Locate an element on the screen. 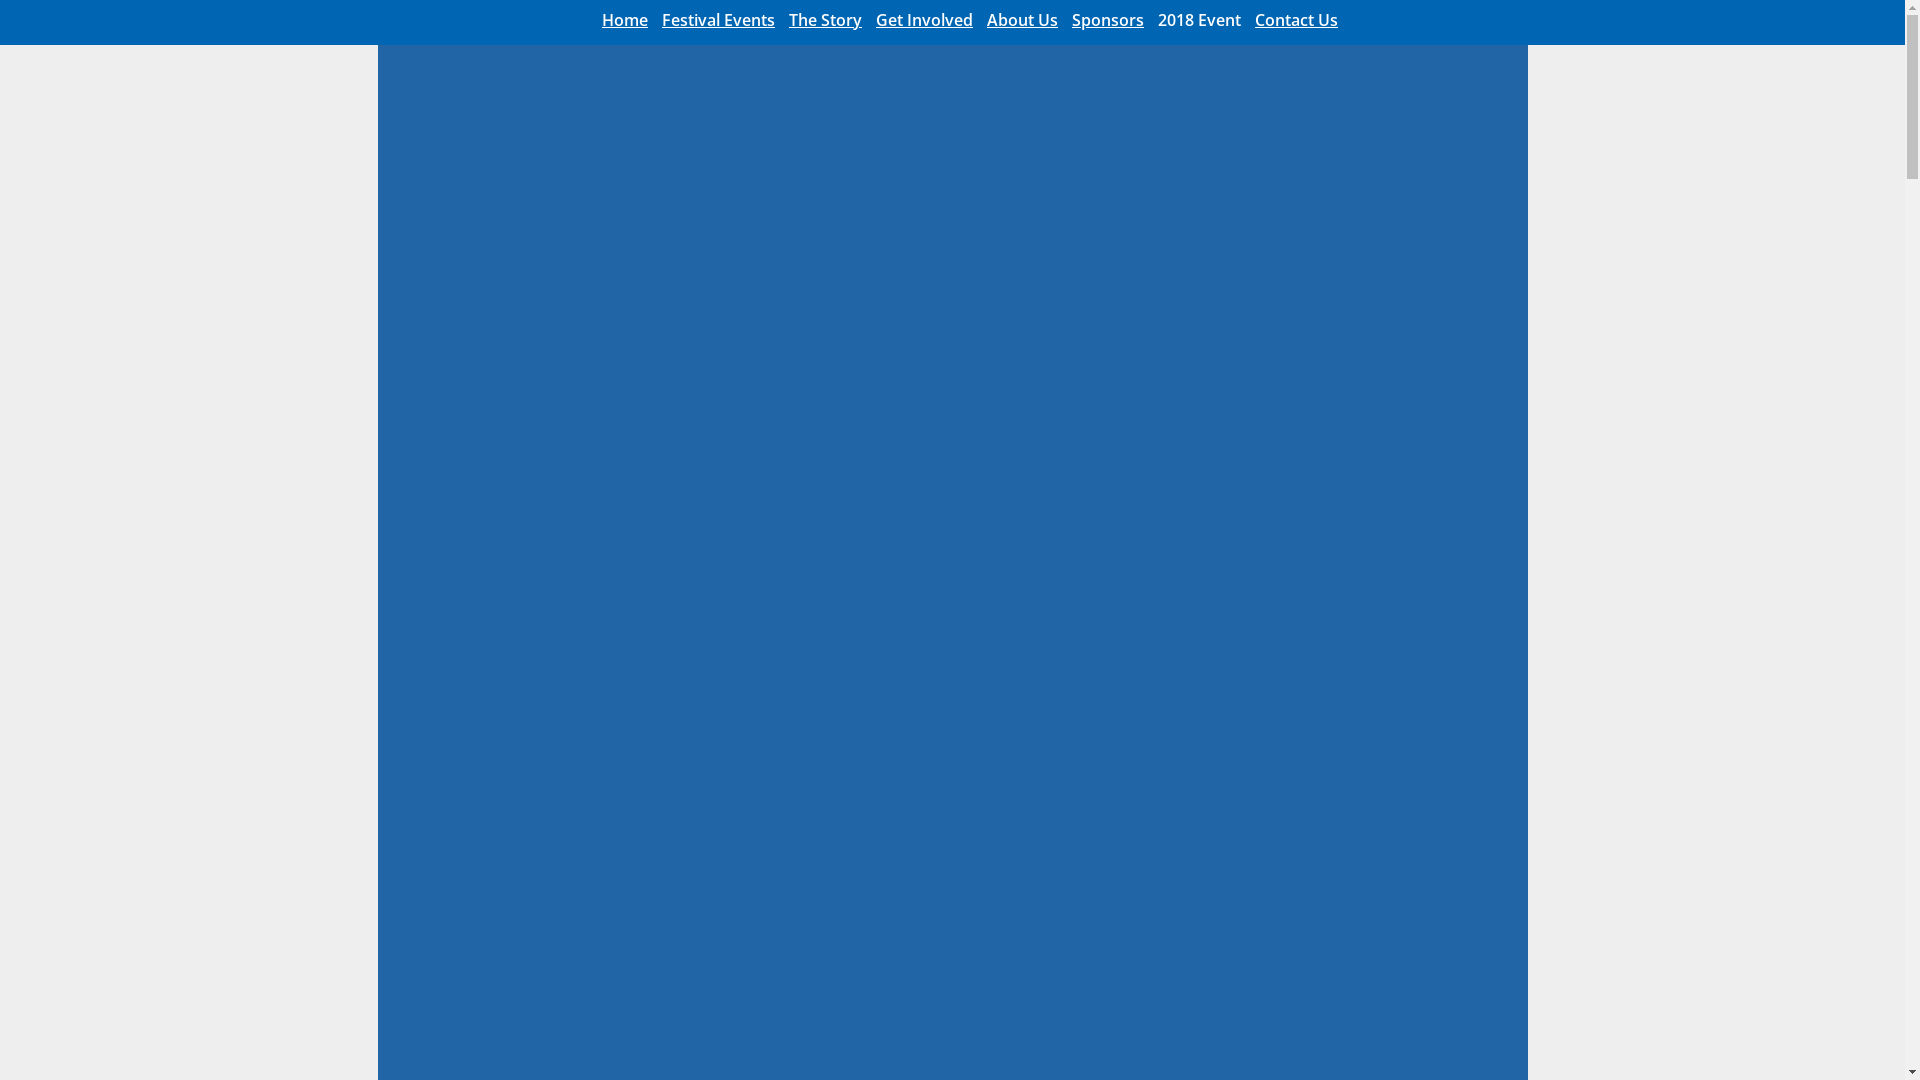 This screenshot has width=1920, height=1080. 'Skip to primary navigation' is located at coordinates (0, 0).